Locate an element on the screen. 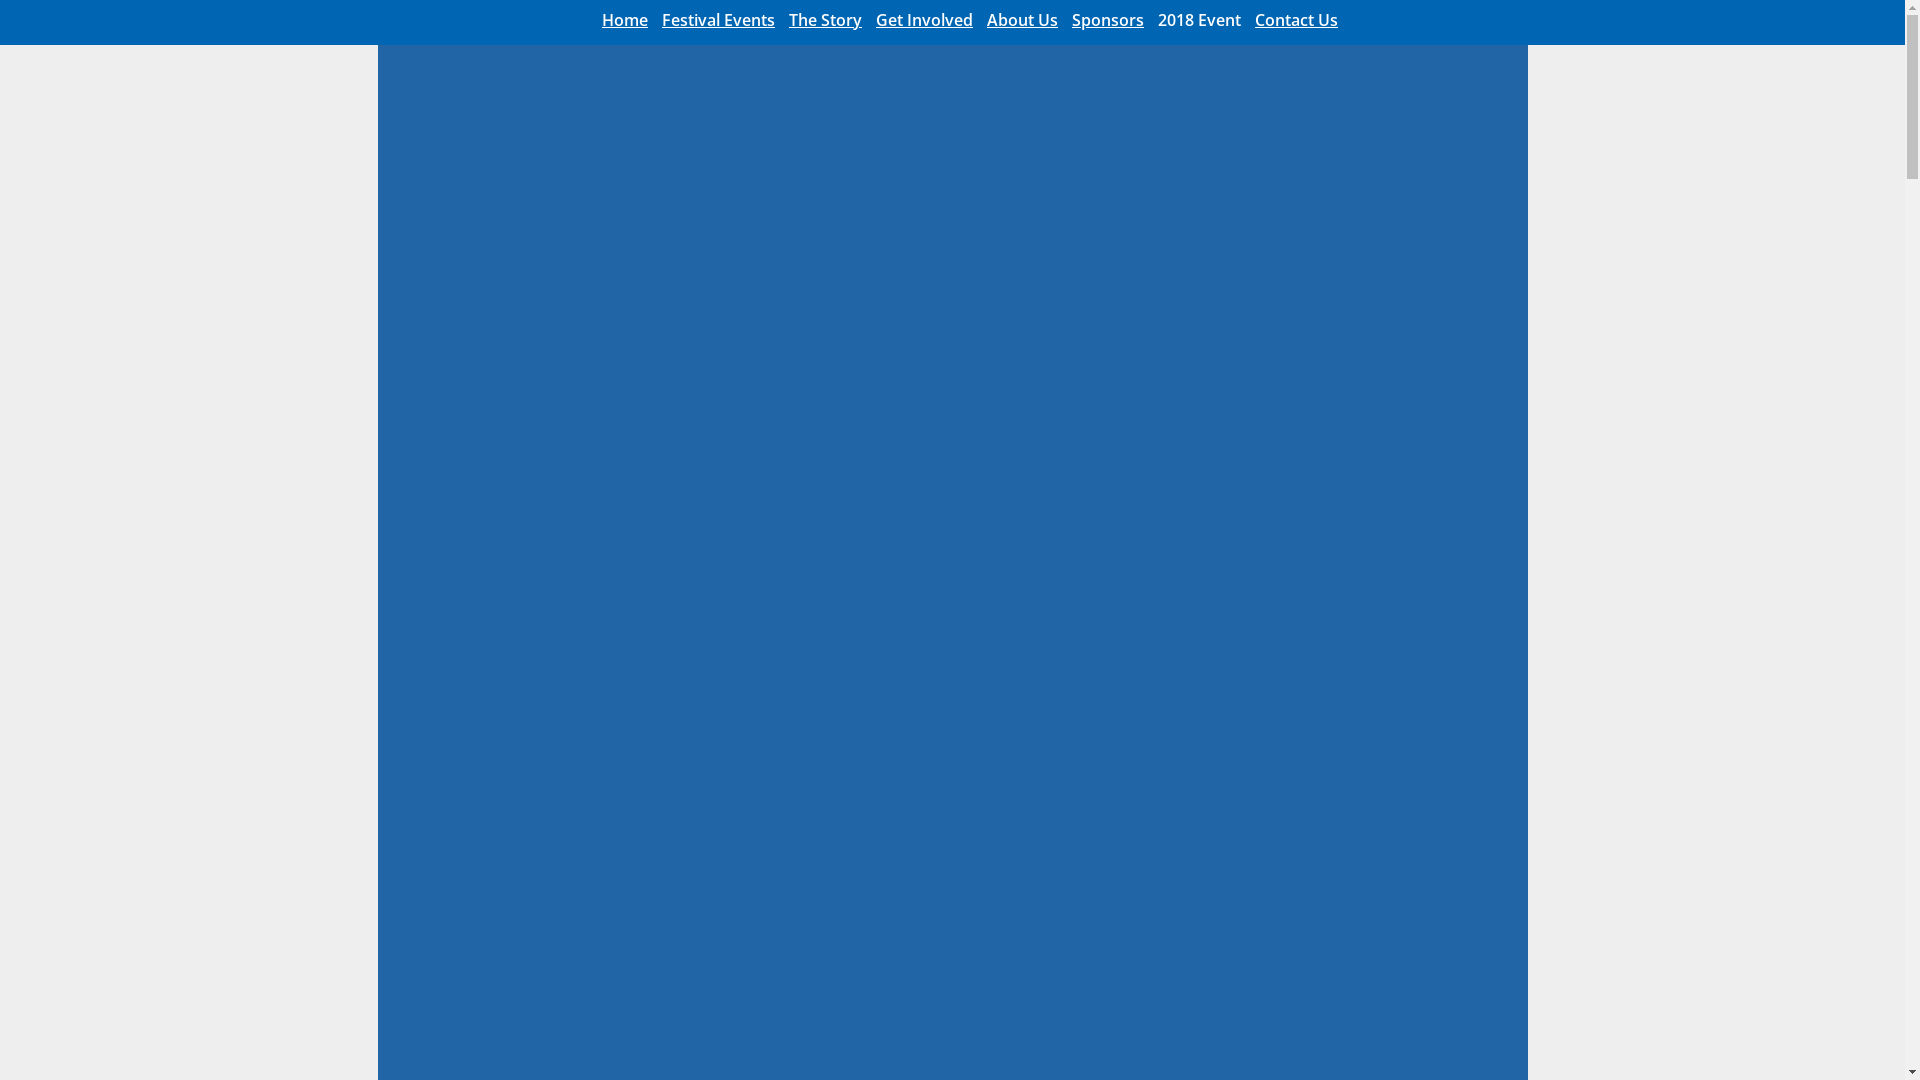 This screenshot has width=1920, height=1080. 'Skip to primary navigation' is located at coordinates (0, 0).